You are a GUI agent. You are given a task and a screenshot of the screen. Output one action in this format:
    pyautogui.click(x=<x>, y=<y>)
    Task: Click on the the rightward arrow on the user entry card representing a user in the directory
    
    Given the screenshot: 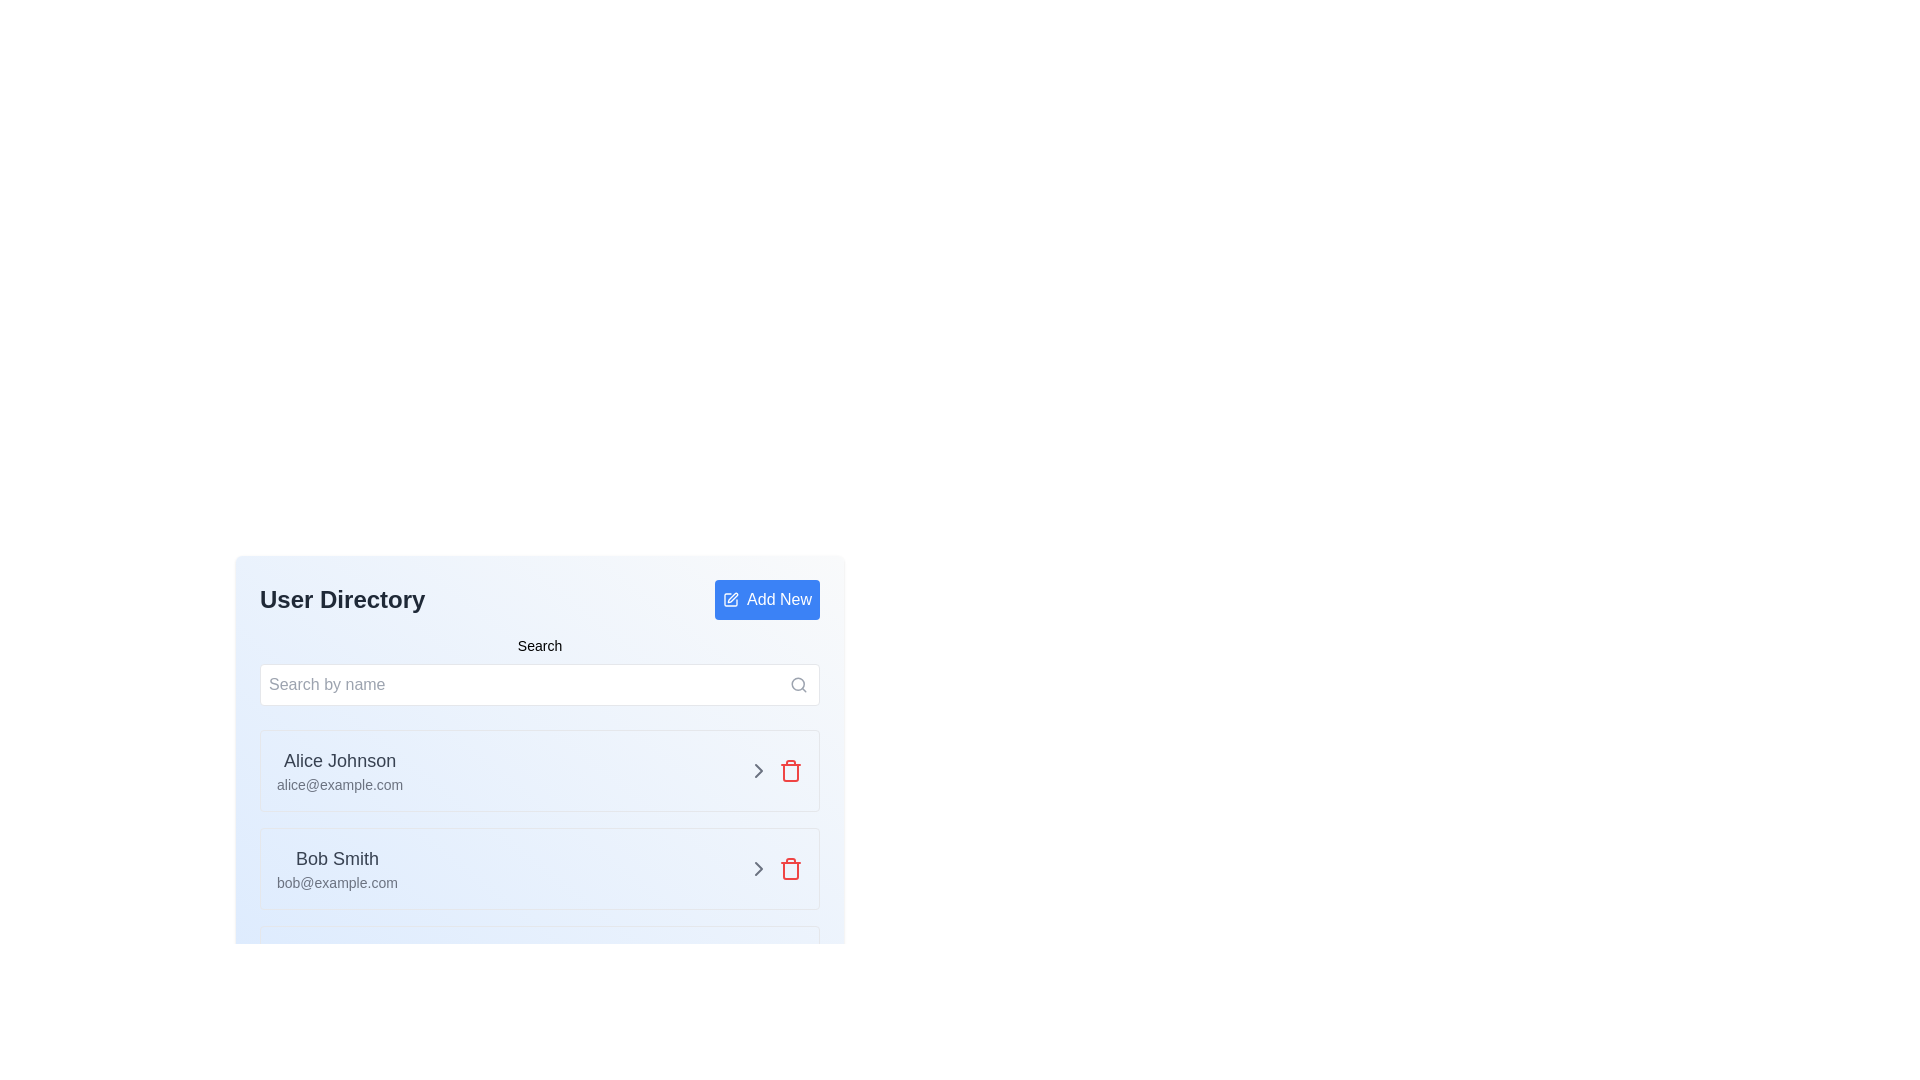 What is the action you would take?
    pyautogui.click(x=539, y=867)
    